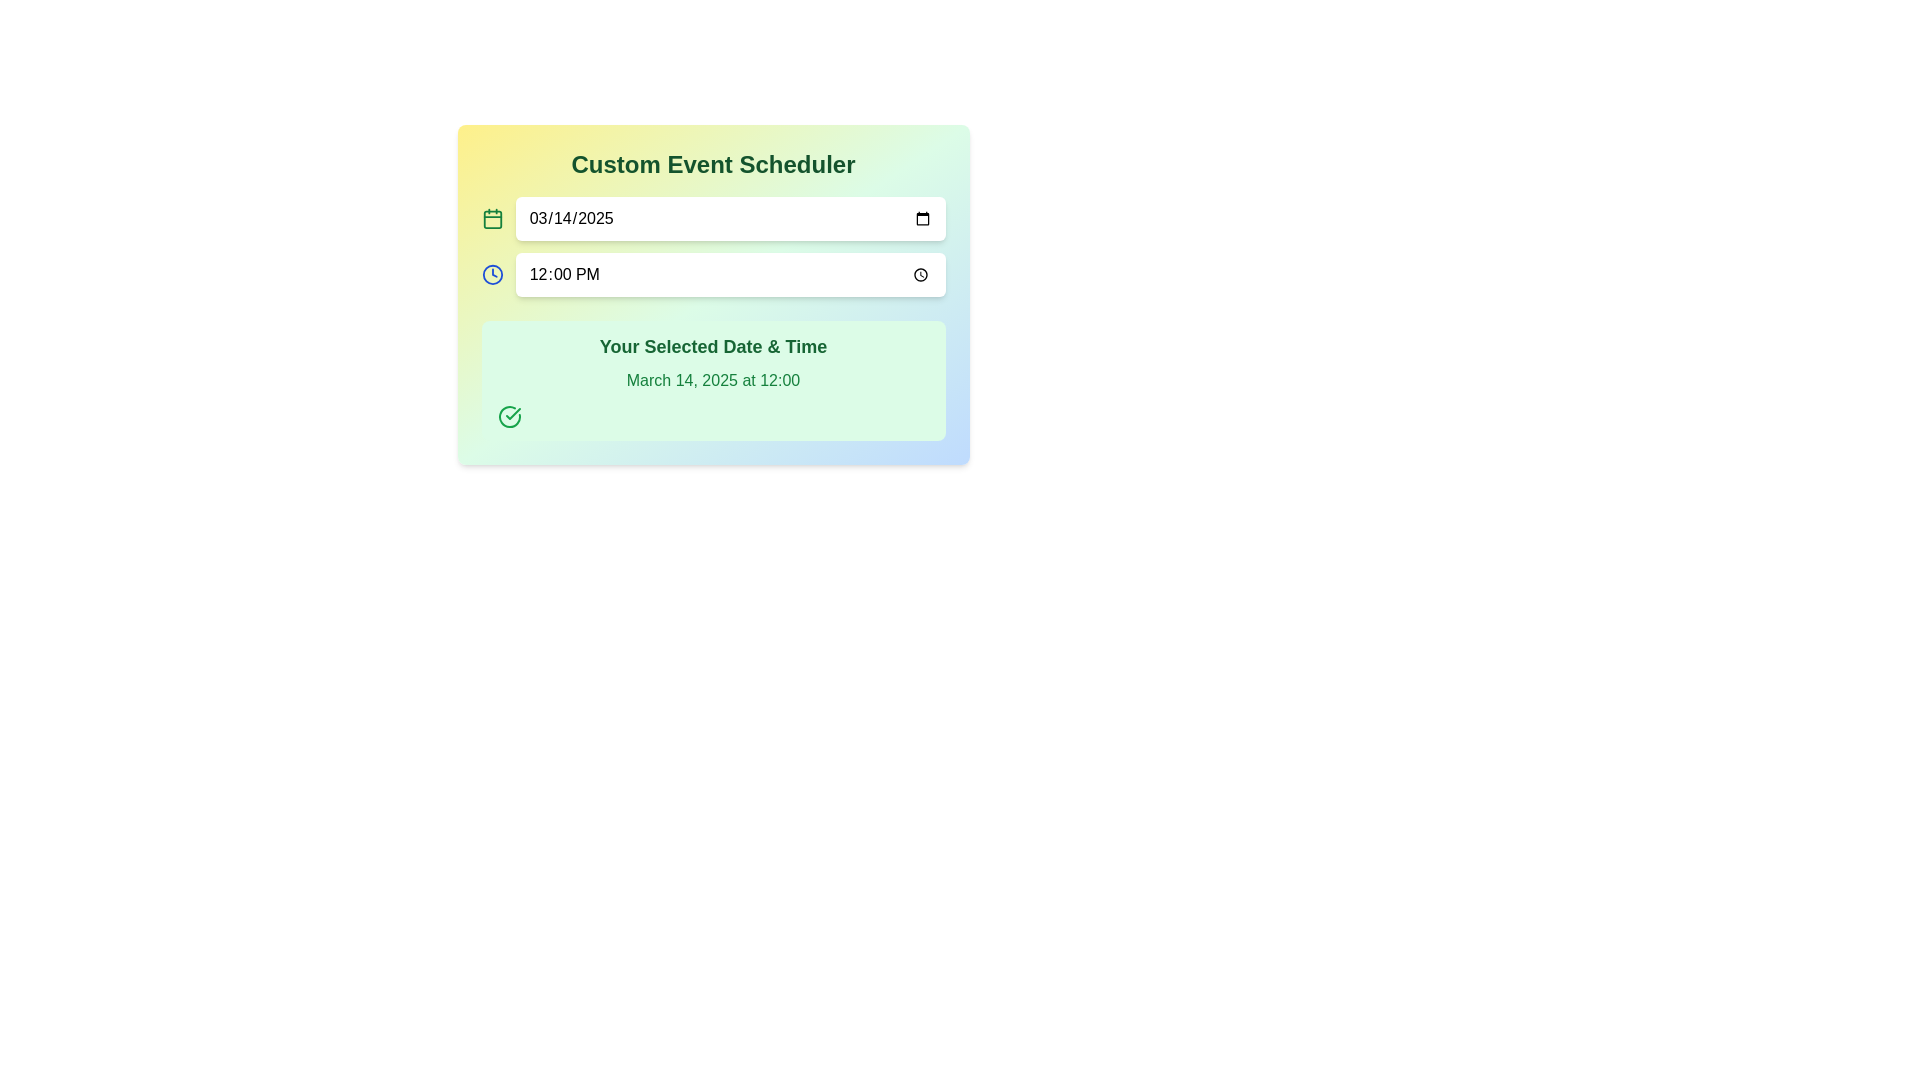  What do you see at coordinates (713, 274) in the screenshot?
I see `the Time picker input field to enable keyboard interaction, identified by its blue clock icon on the left and the time display ('12:00 PM') in the middle` at bounding box center [713, 274].